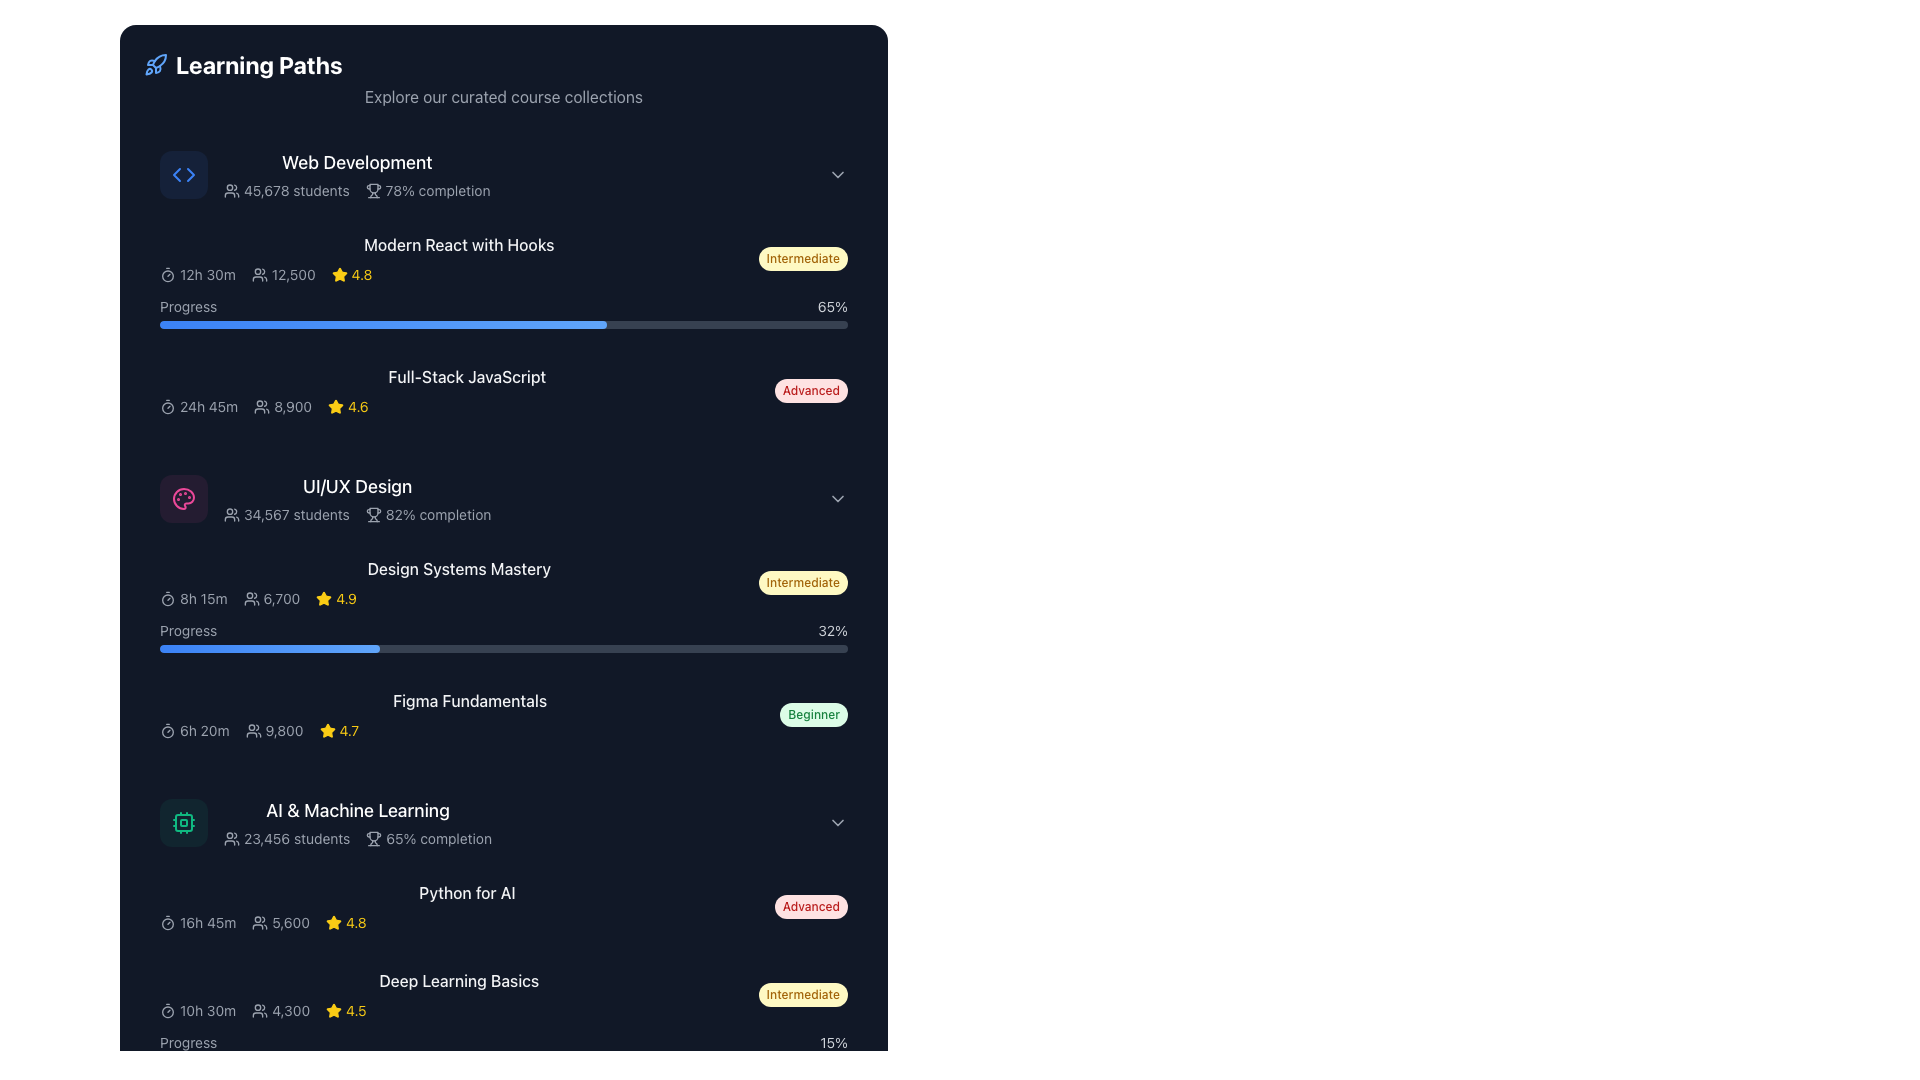 The image size is (1920, 1080). What do you see at coordinates (428, 839) in the screenshot?
I see `the completion rate indicator element displaying '65% completion' with a trophy icon in the 'AI & Machine Learning' section of the 'Learning Paths' interface` at bounding box center [428, 839].